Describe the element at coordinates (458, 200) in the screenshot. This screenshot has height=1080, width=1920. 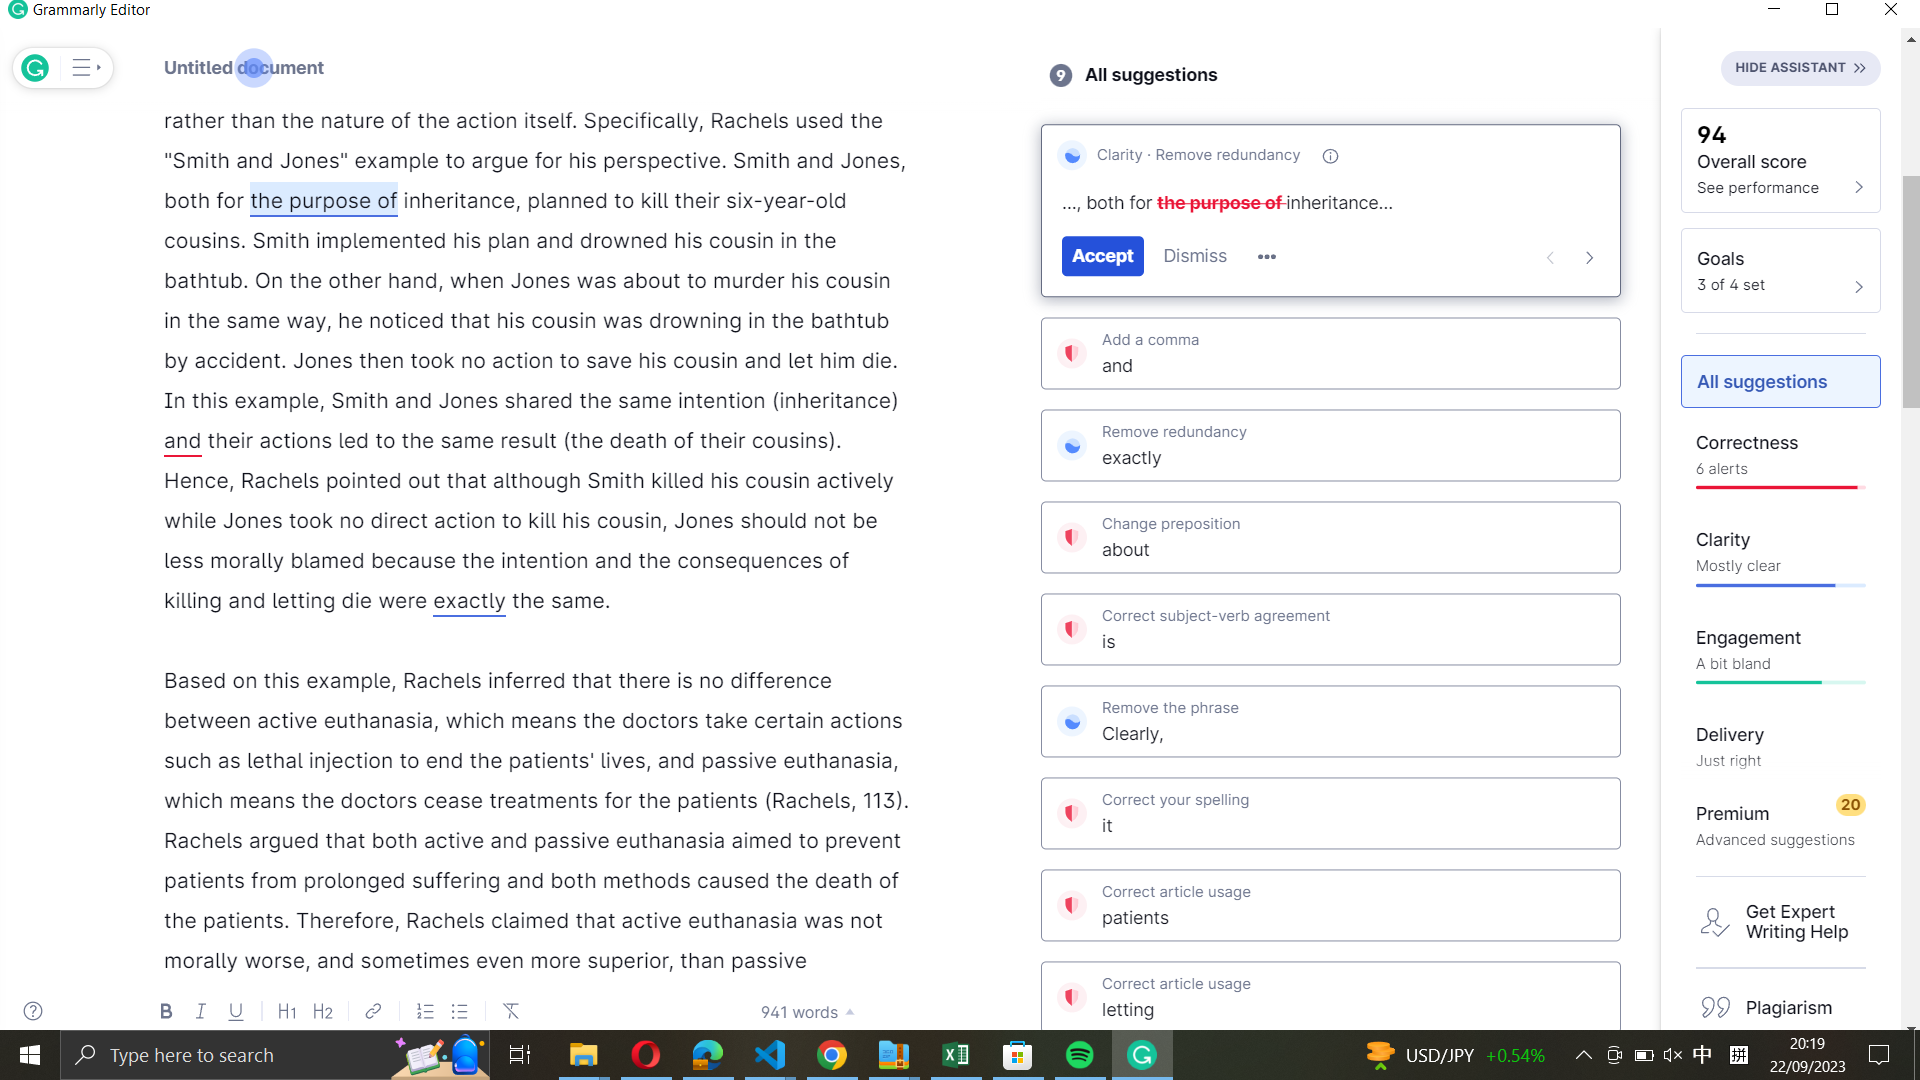
I see `Accept Grammarly"s suggestion for correct word inheritance` at that location.